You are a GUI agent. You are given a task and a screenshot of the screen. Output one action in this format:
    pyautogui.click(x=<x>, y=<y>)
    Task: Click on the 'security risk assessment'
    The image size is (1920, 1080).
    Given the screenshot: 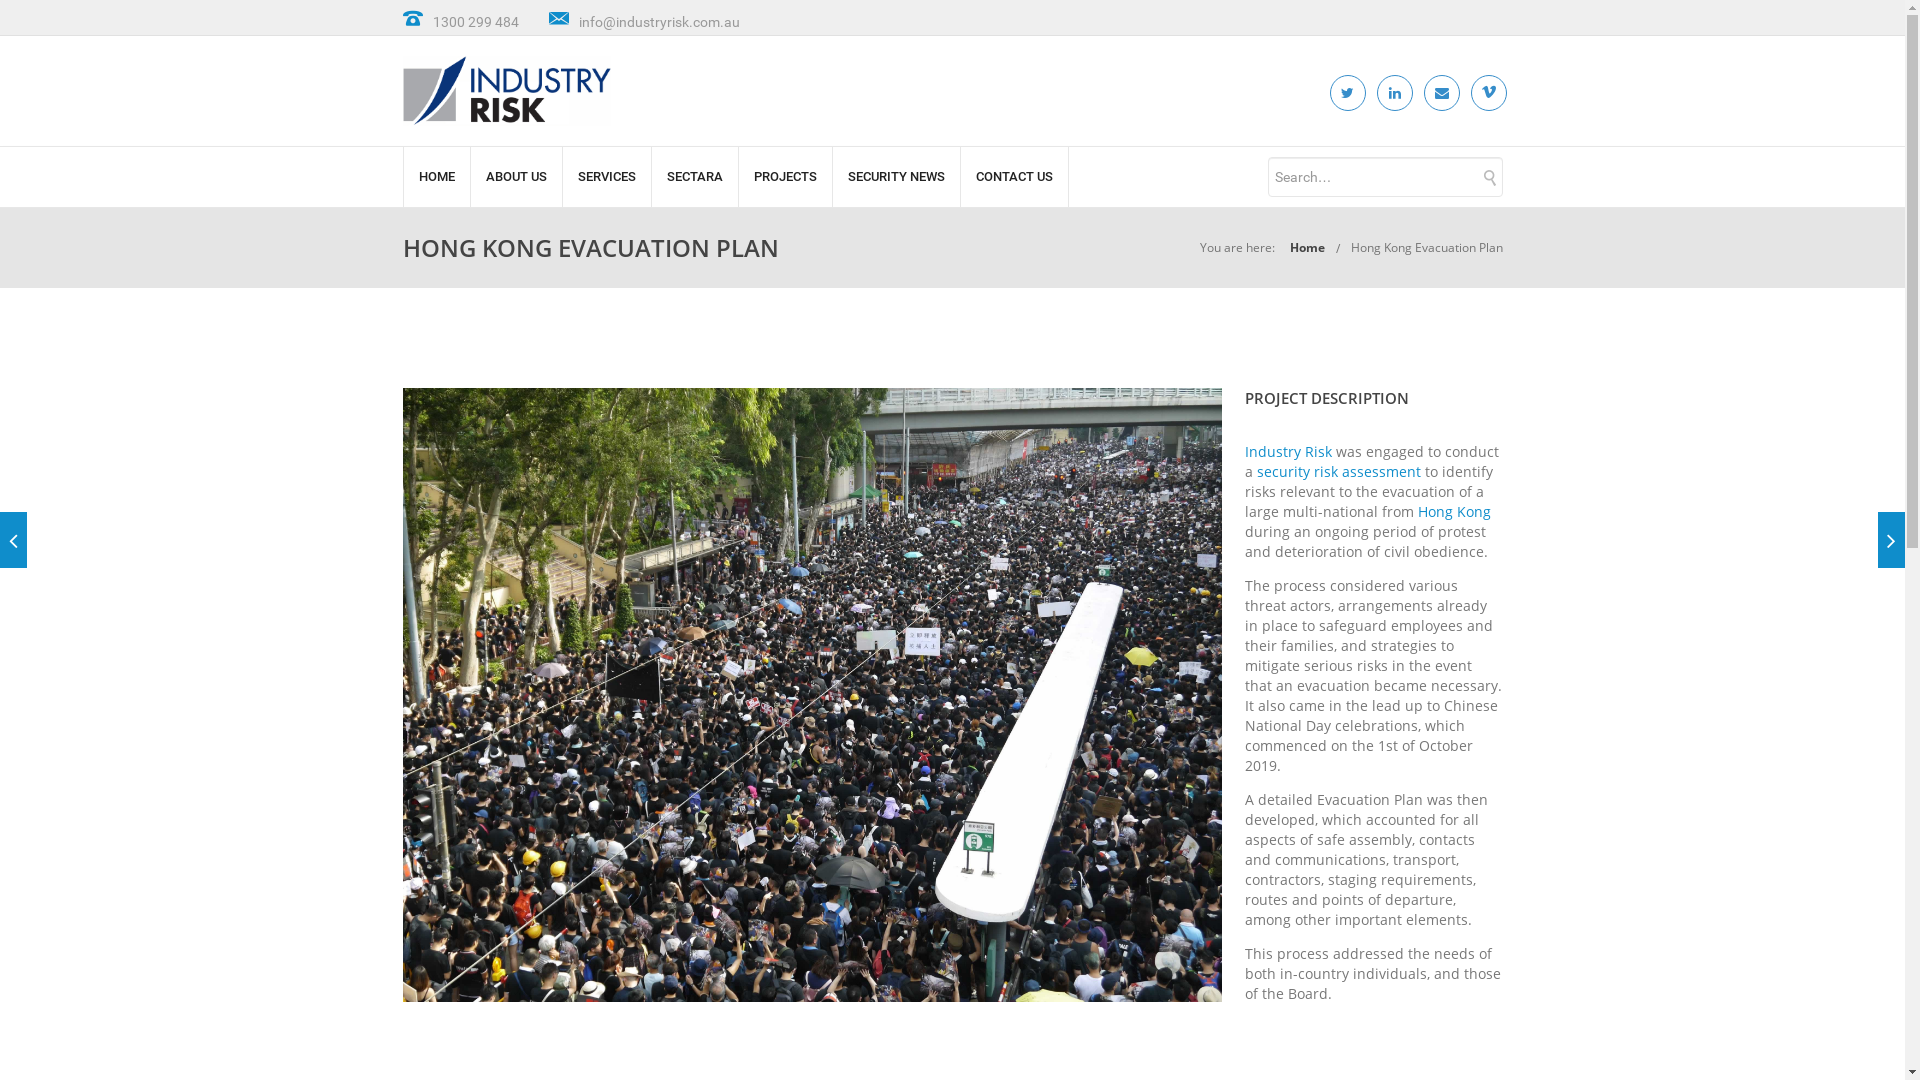 What is the action you would take?
    pyautogui.click(x=1339, y=471)
    